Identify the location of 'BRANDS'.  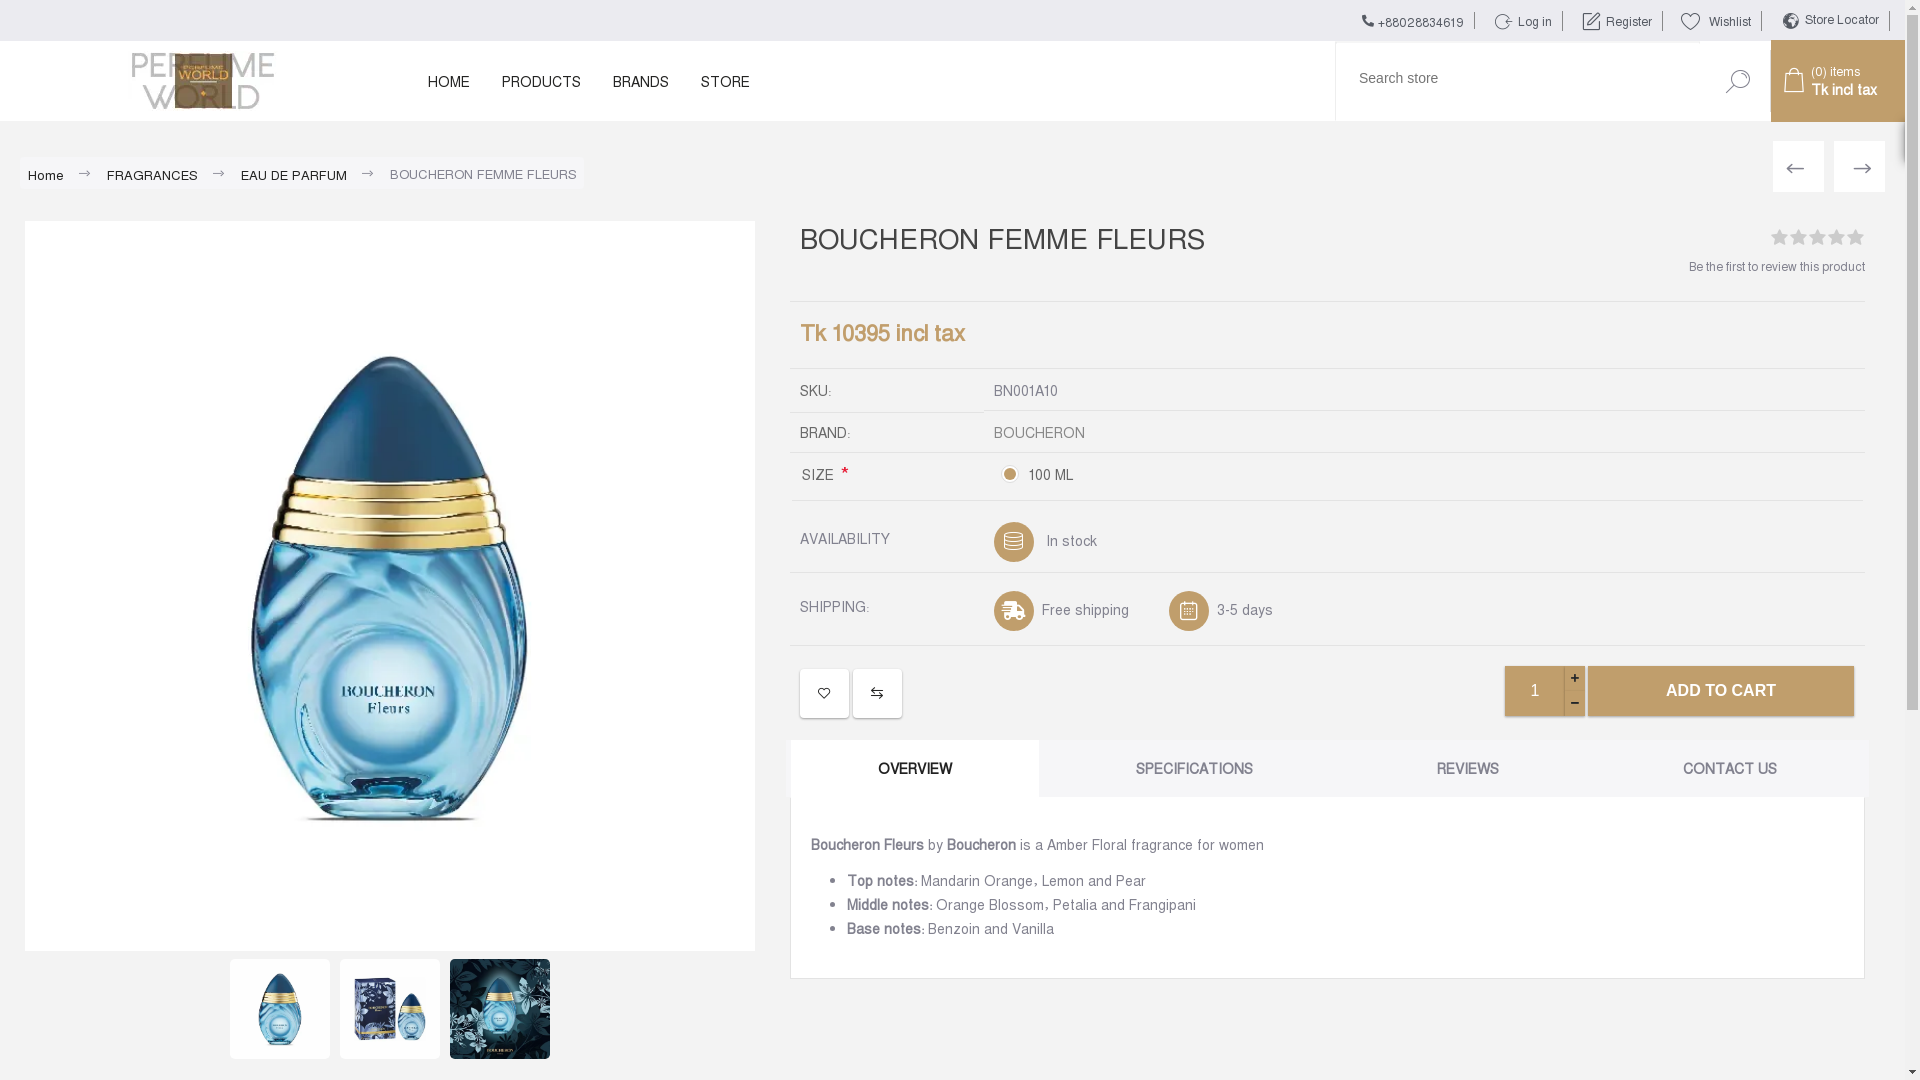
(641, 80).